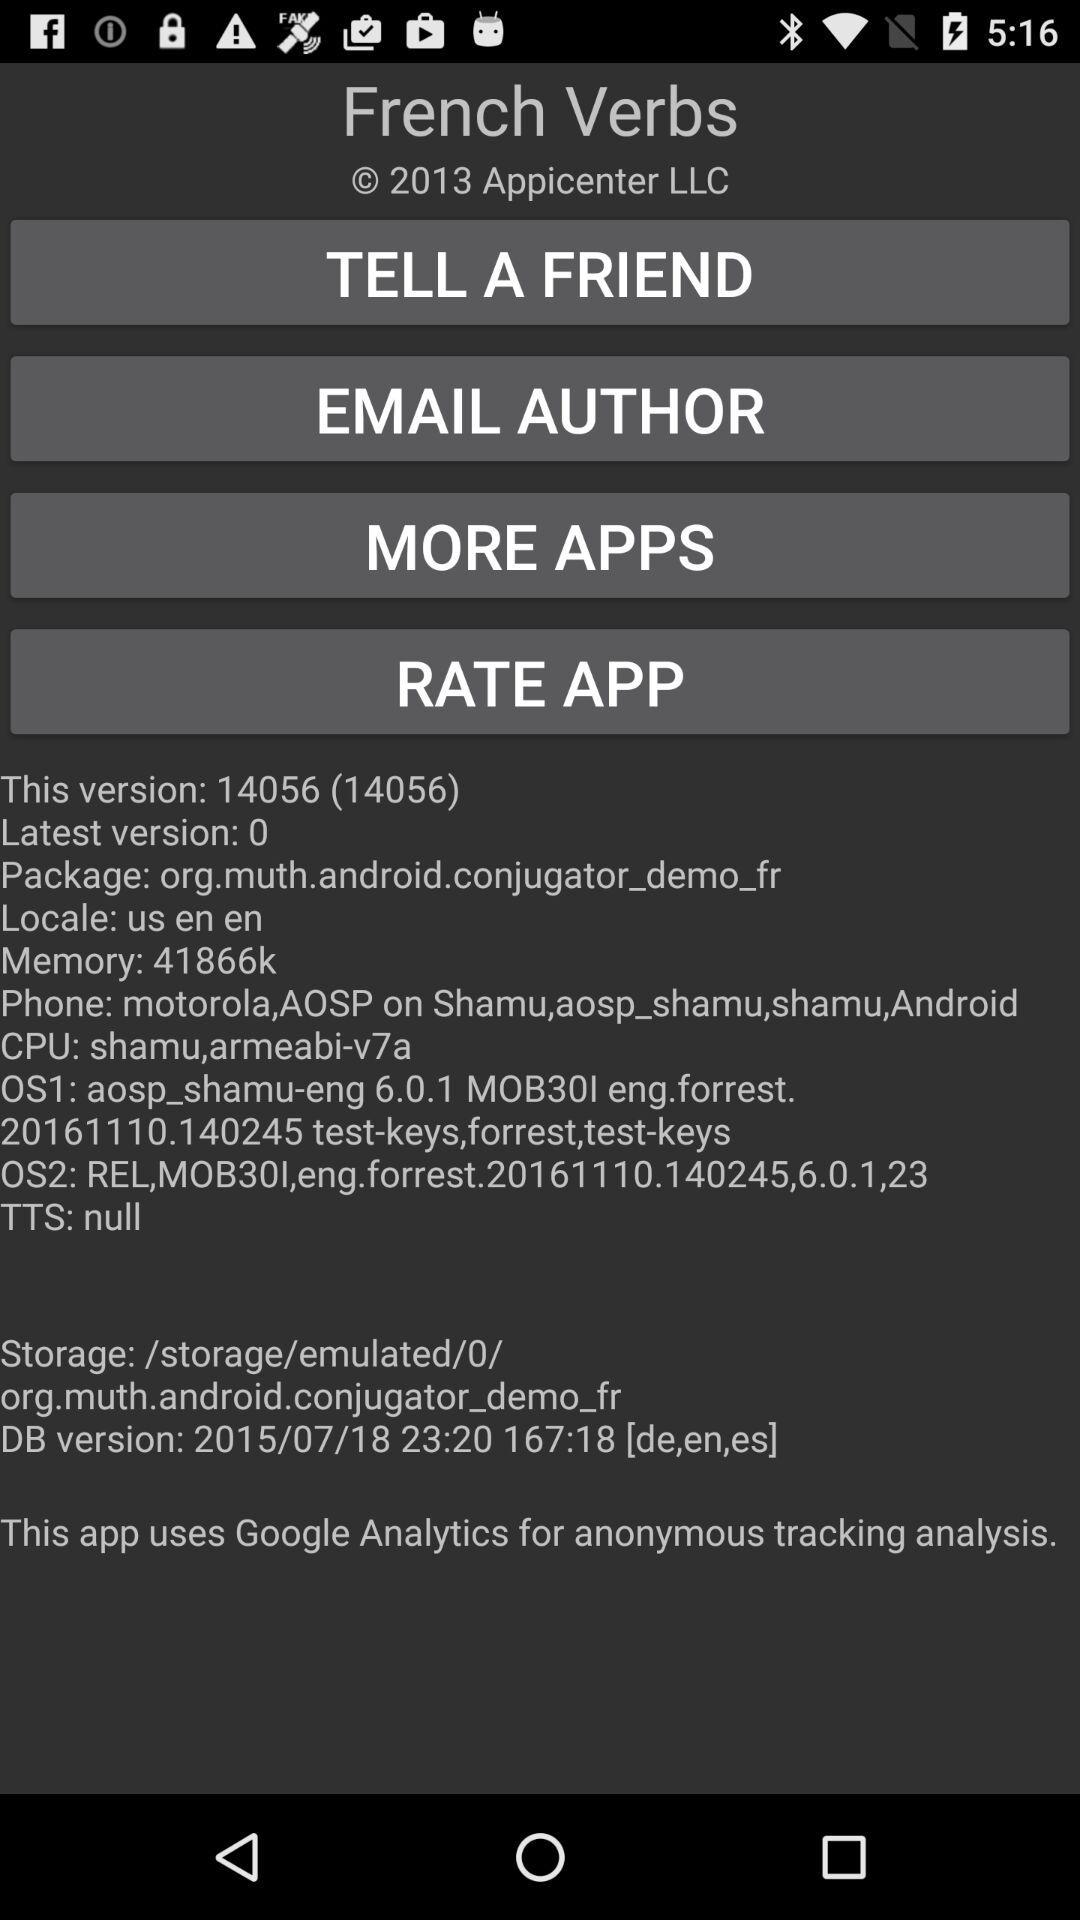 This screenshot has height=1920, width=1080. Describe the element at coordinates (540, 271) in the screenshot. I see `tell a friend button` at that location.